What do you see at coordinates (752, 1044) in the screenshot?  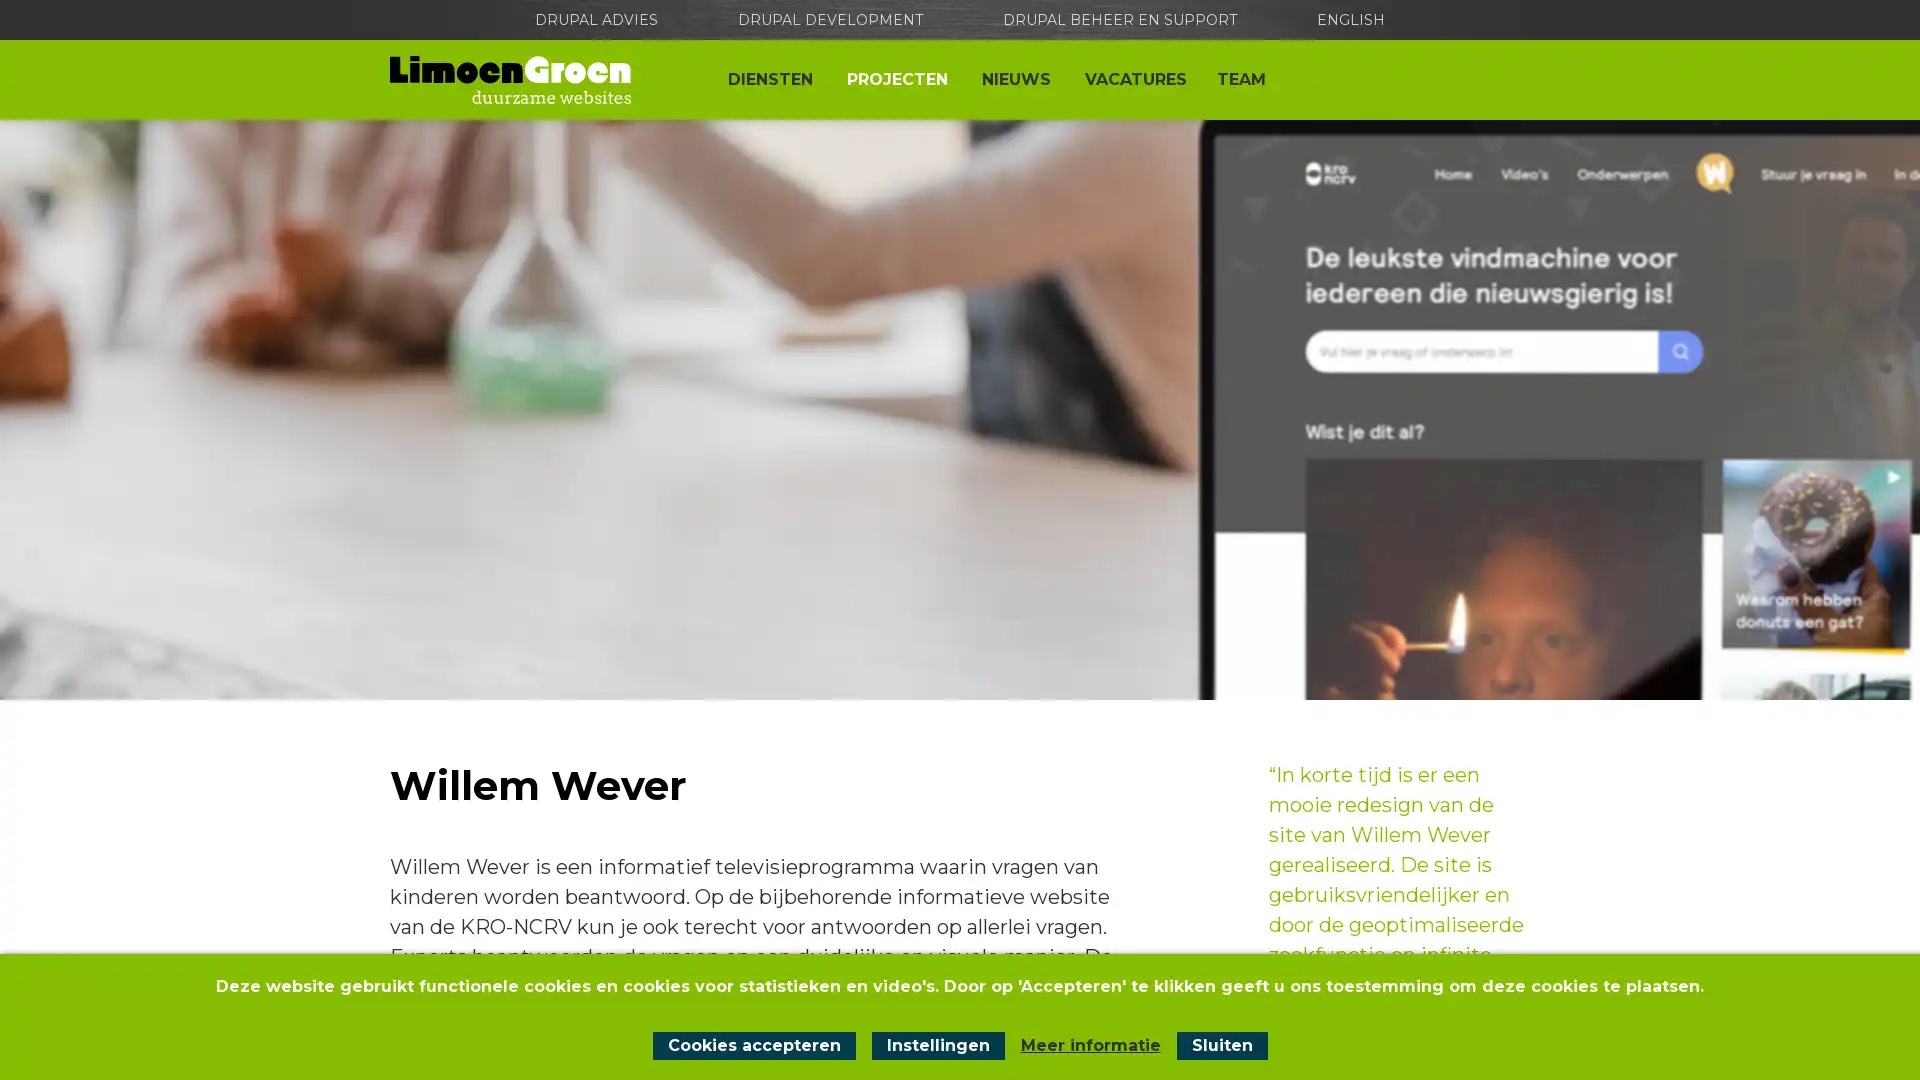 I see `Cookies accepteren` at bounding box center [752, 1044].